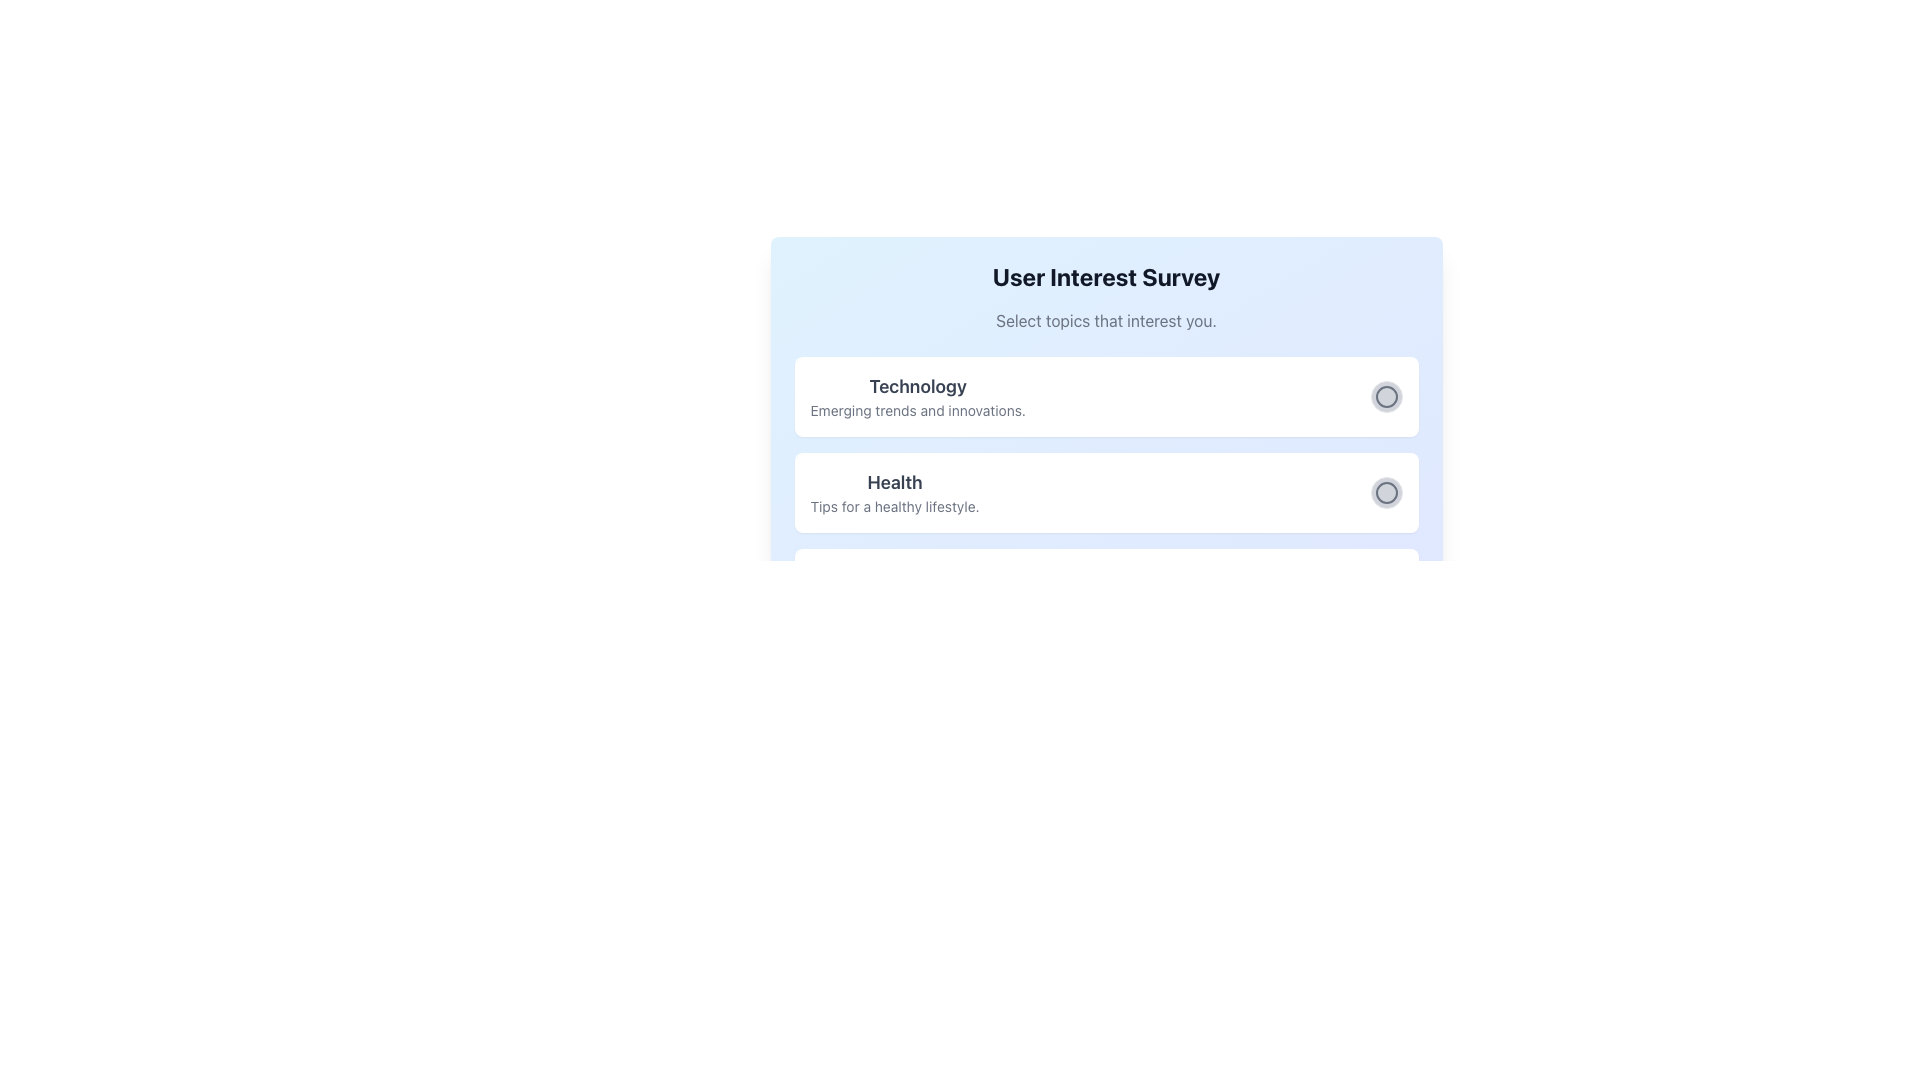 This screenshot has width=1920, height=1080. What do you see at coordinates (1385, 397) in the screenshot?
I see `the styled radio button next to the 'Technology' option in the first list item of the vertical selection menu` at bounding box center [1385, 397].